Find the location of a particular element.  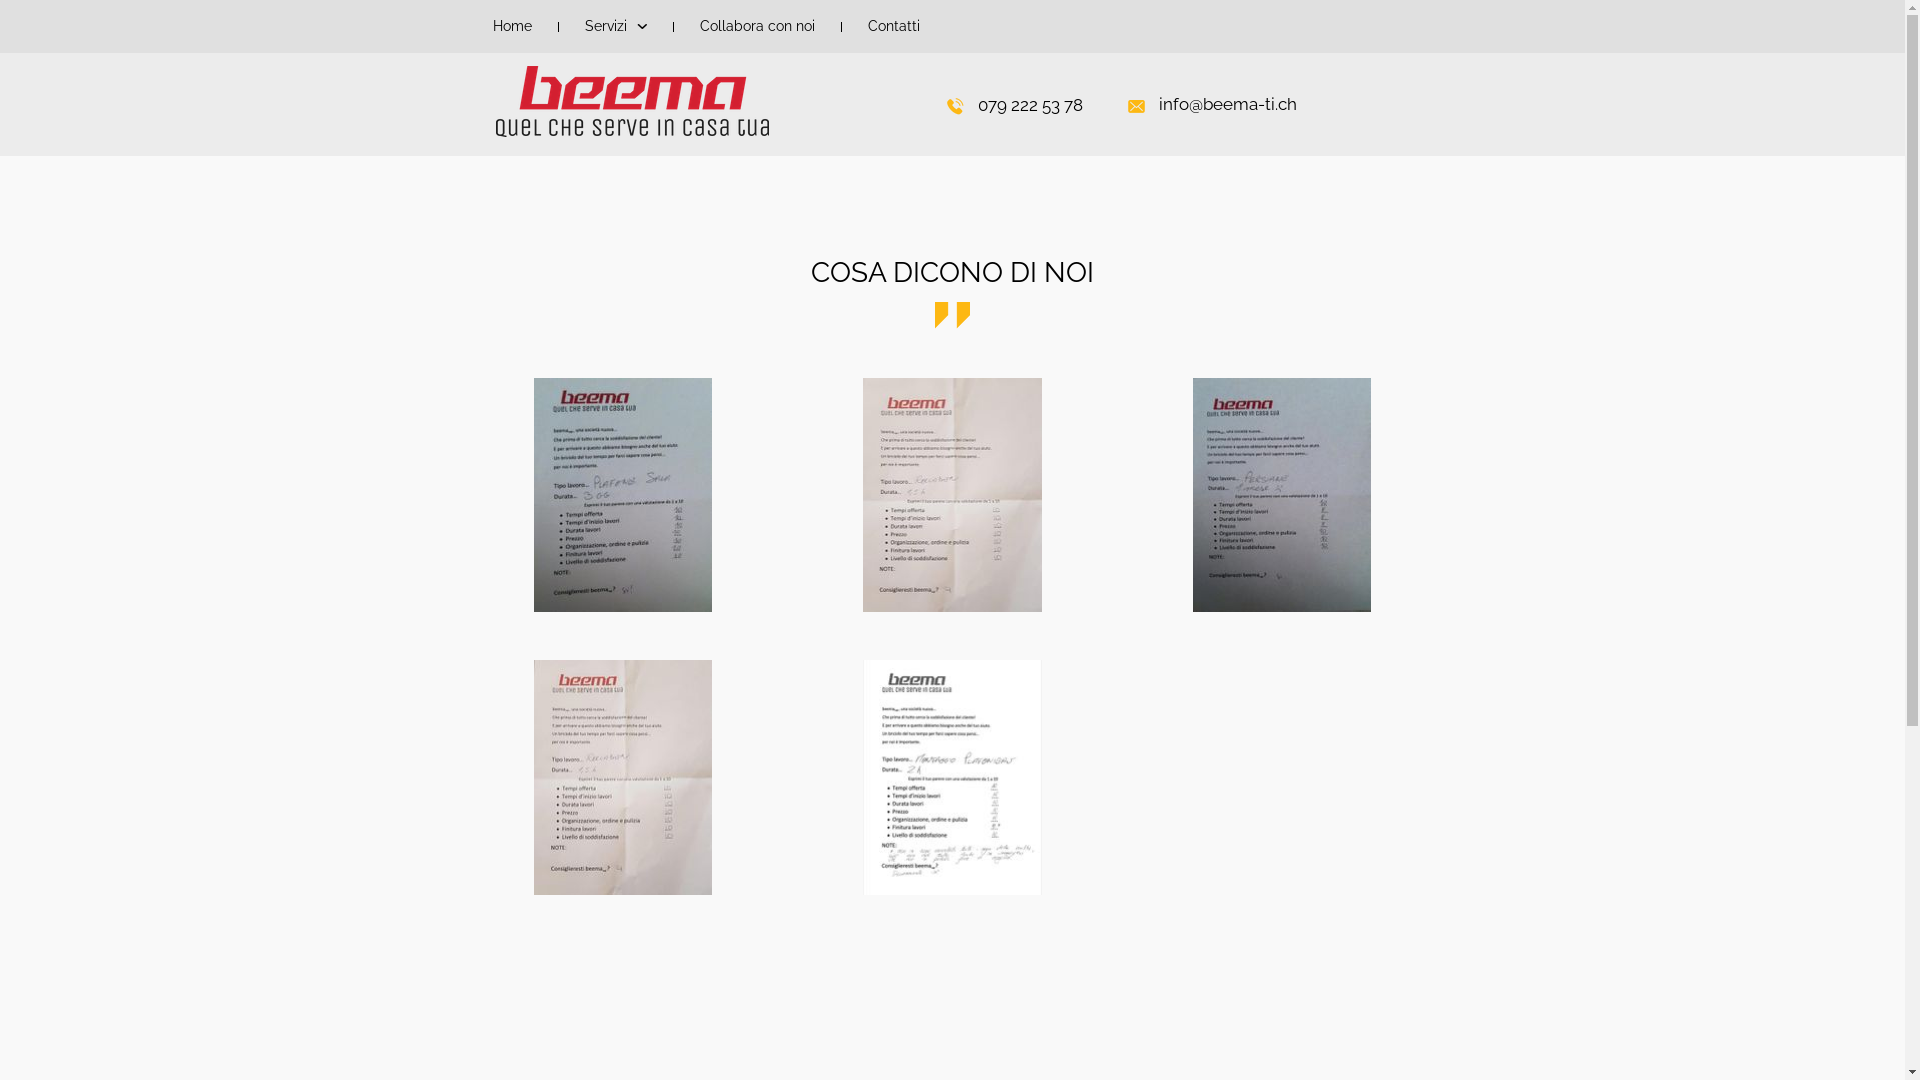

'Home' is located at coordinates (481, 26).